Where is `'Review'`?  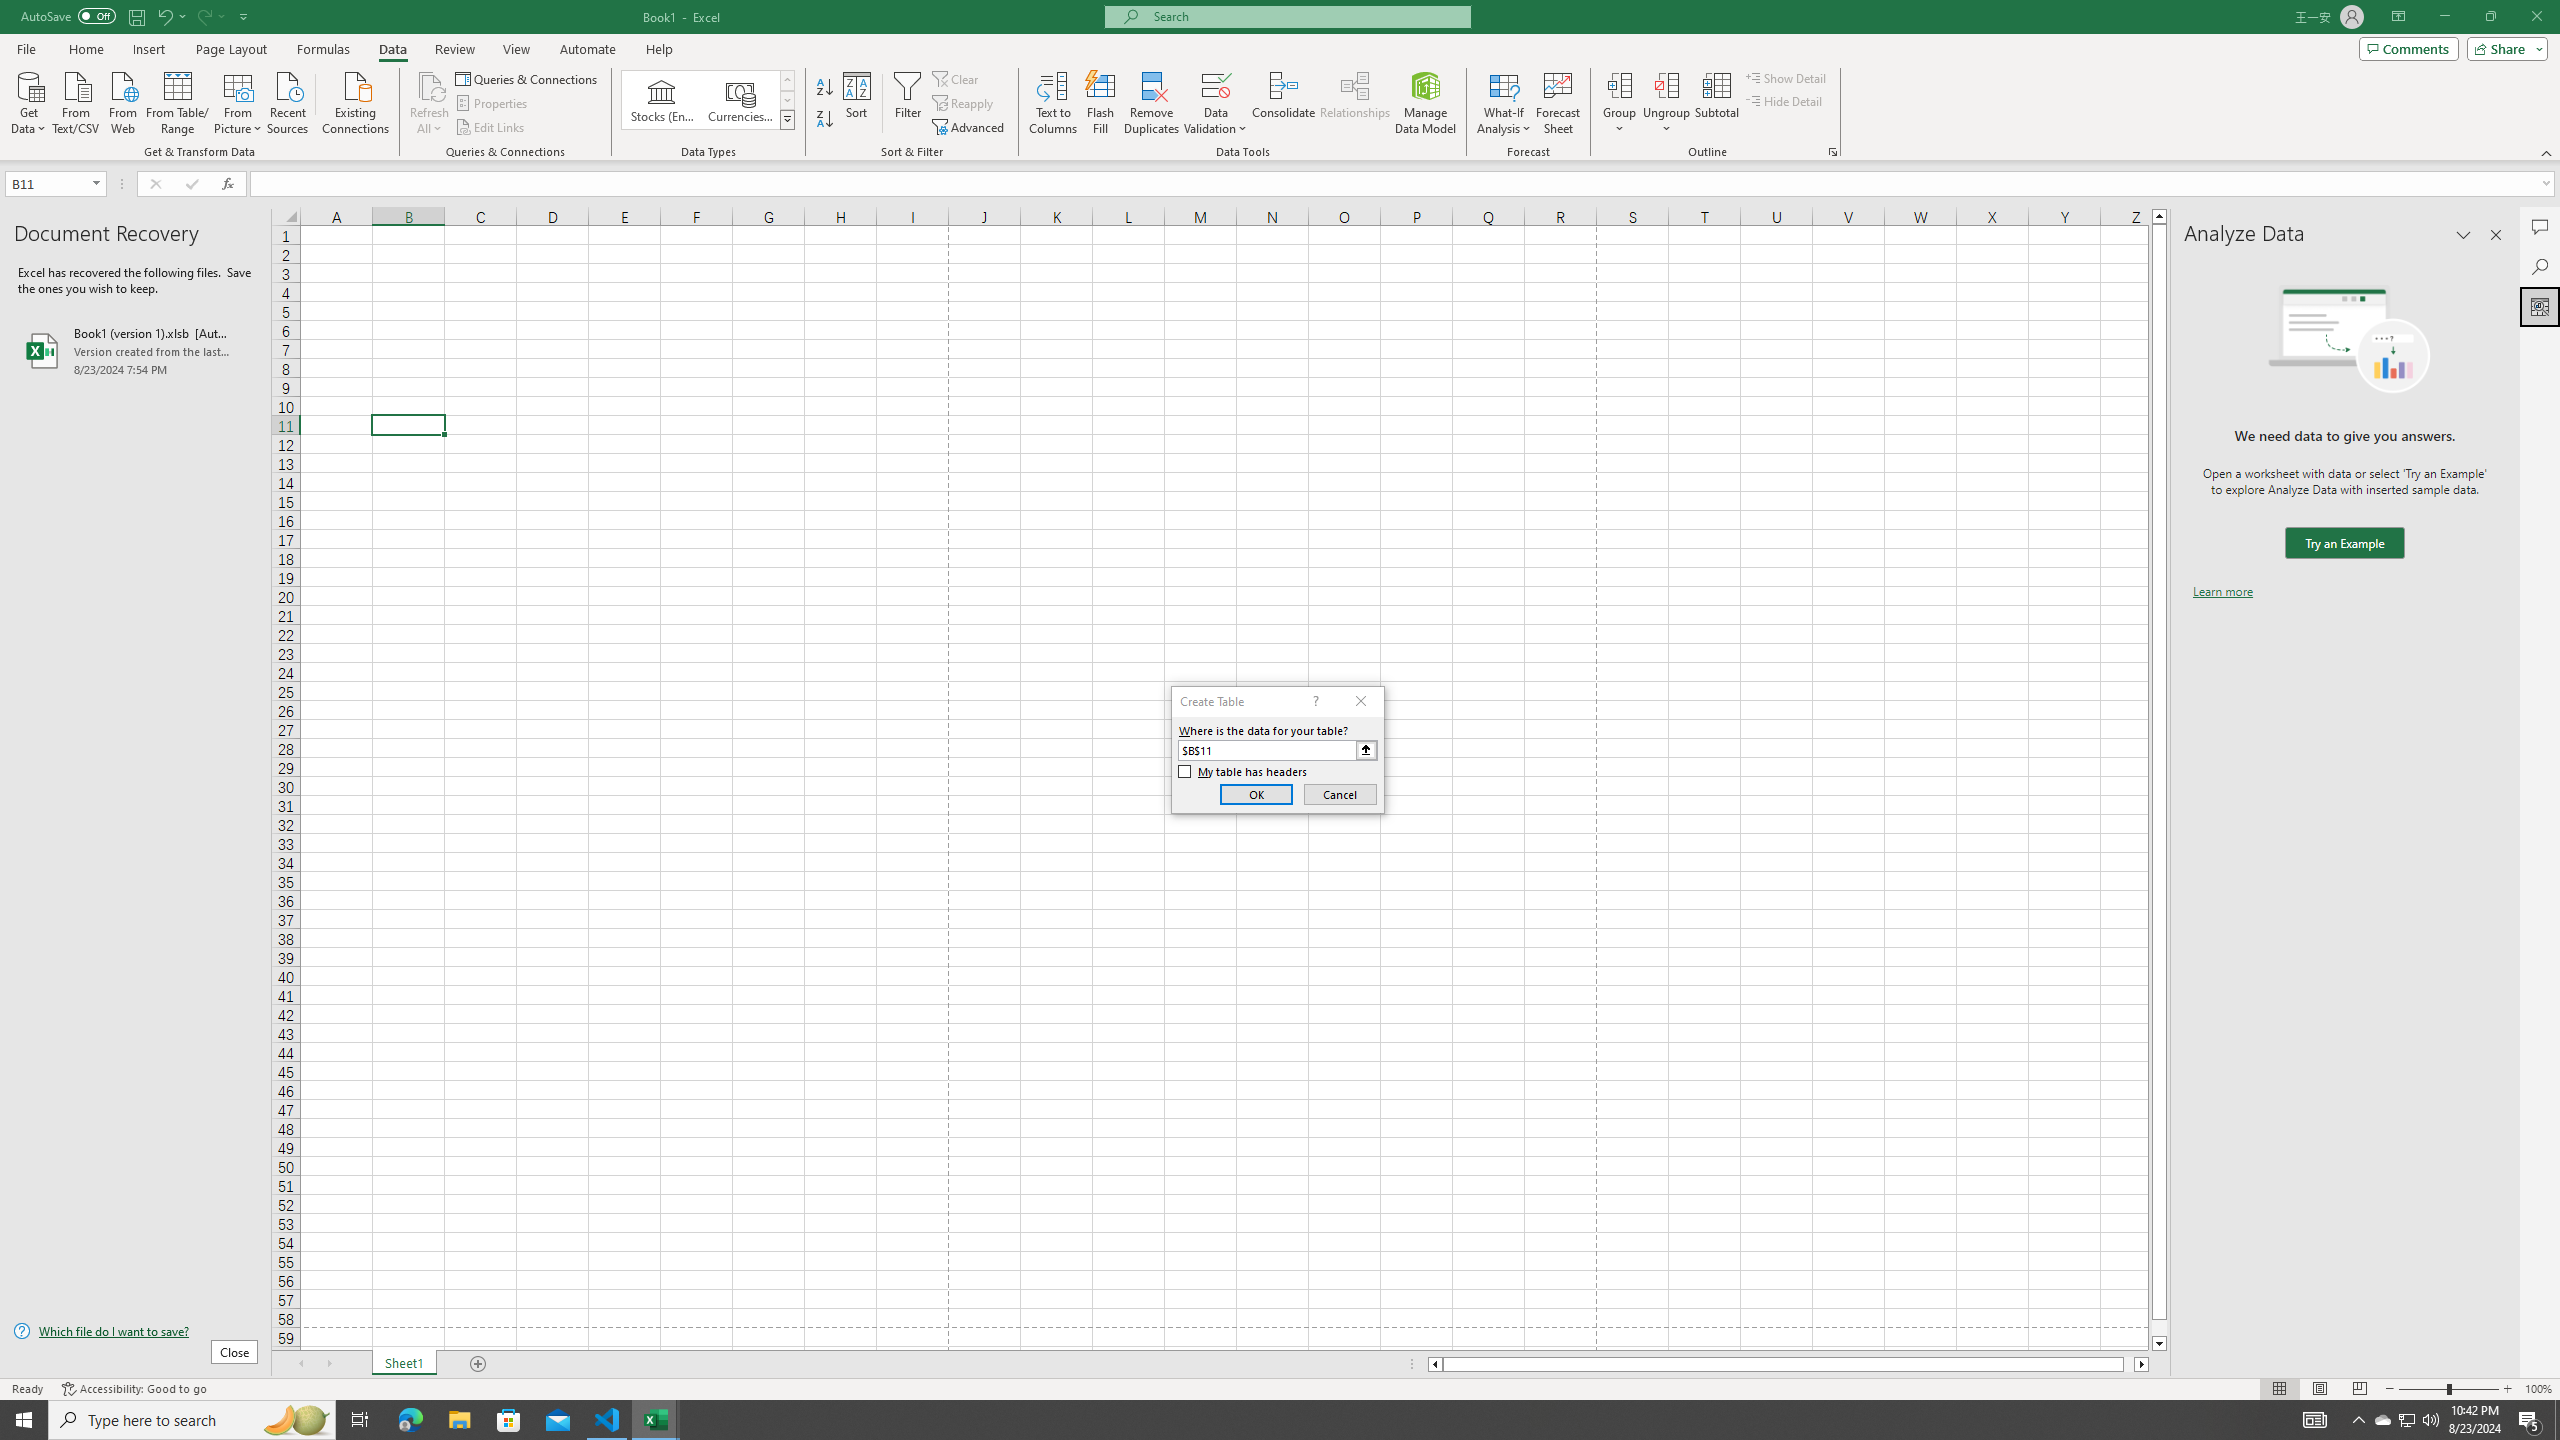
'Review' is located at coordinates (453, 49).